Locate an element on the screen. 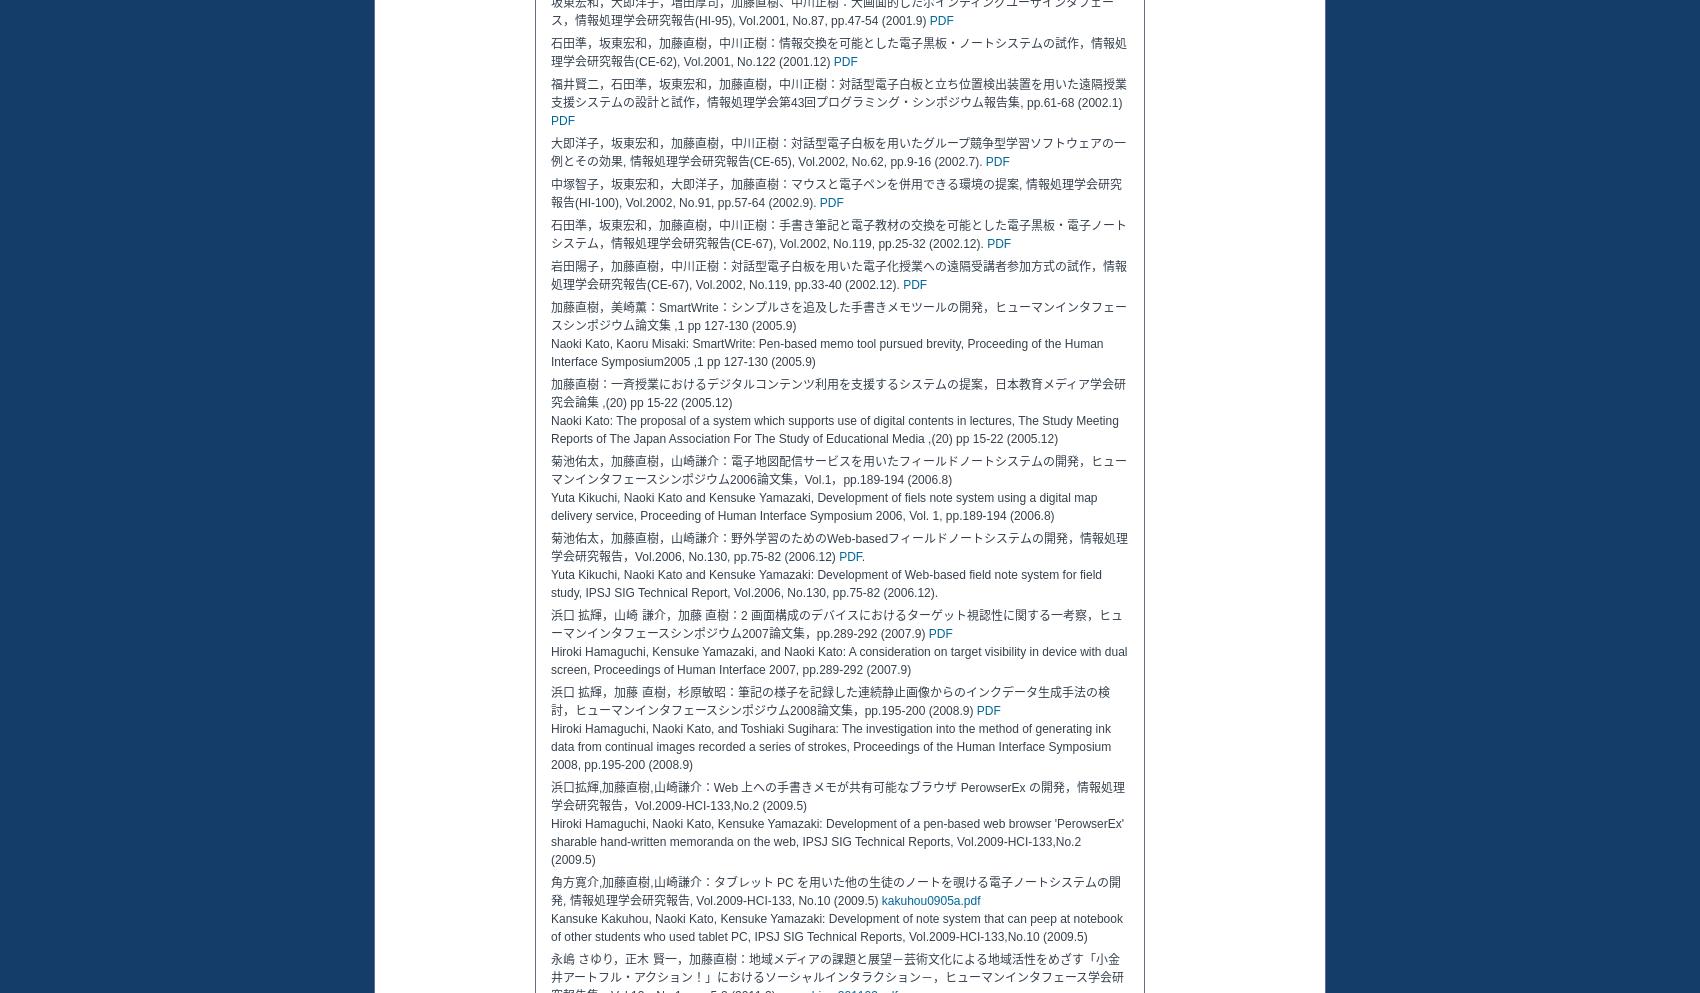 The height and width of the screenshot is (993, 1700). '菊池佑太，加藤直樹，山崎謙介：電子地図配信サービスを用いたフィールドノートシステムの開発，ヒューマンインタフェースシンポジウム2006論文集，Vol.1，pp.189-194 (2006.8)' is located at coordinates (549, 469).